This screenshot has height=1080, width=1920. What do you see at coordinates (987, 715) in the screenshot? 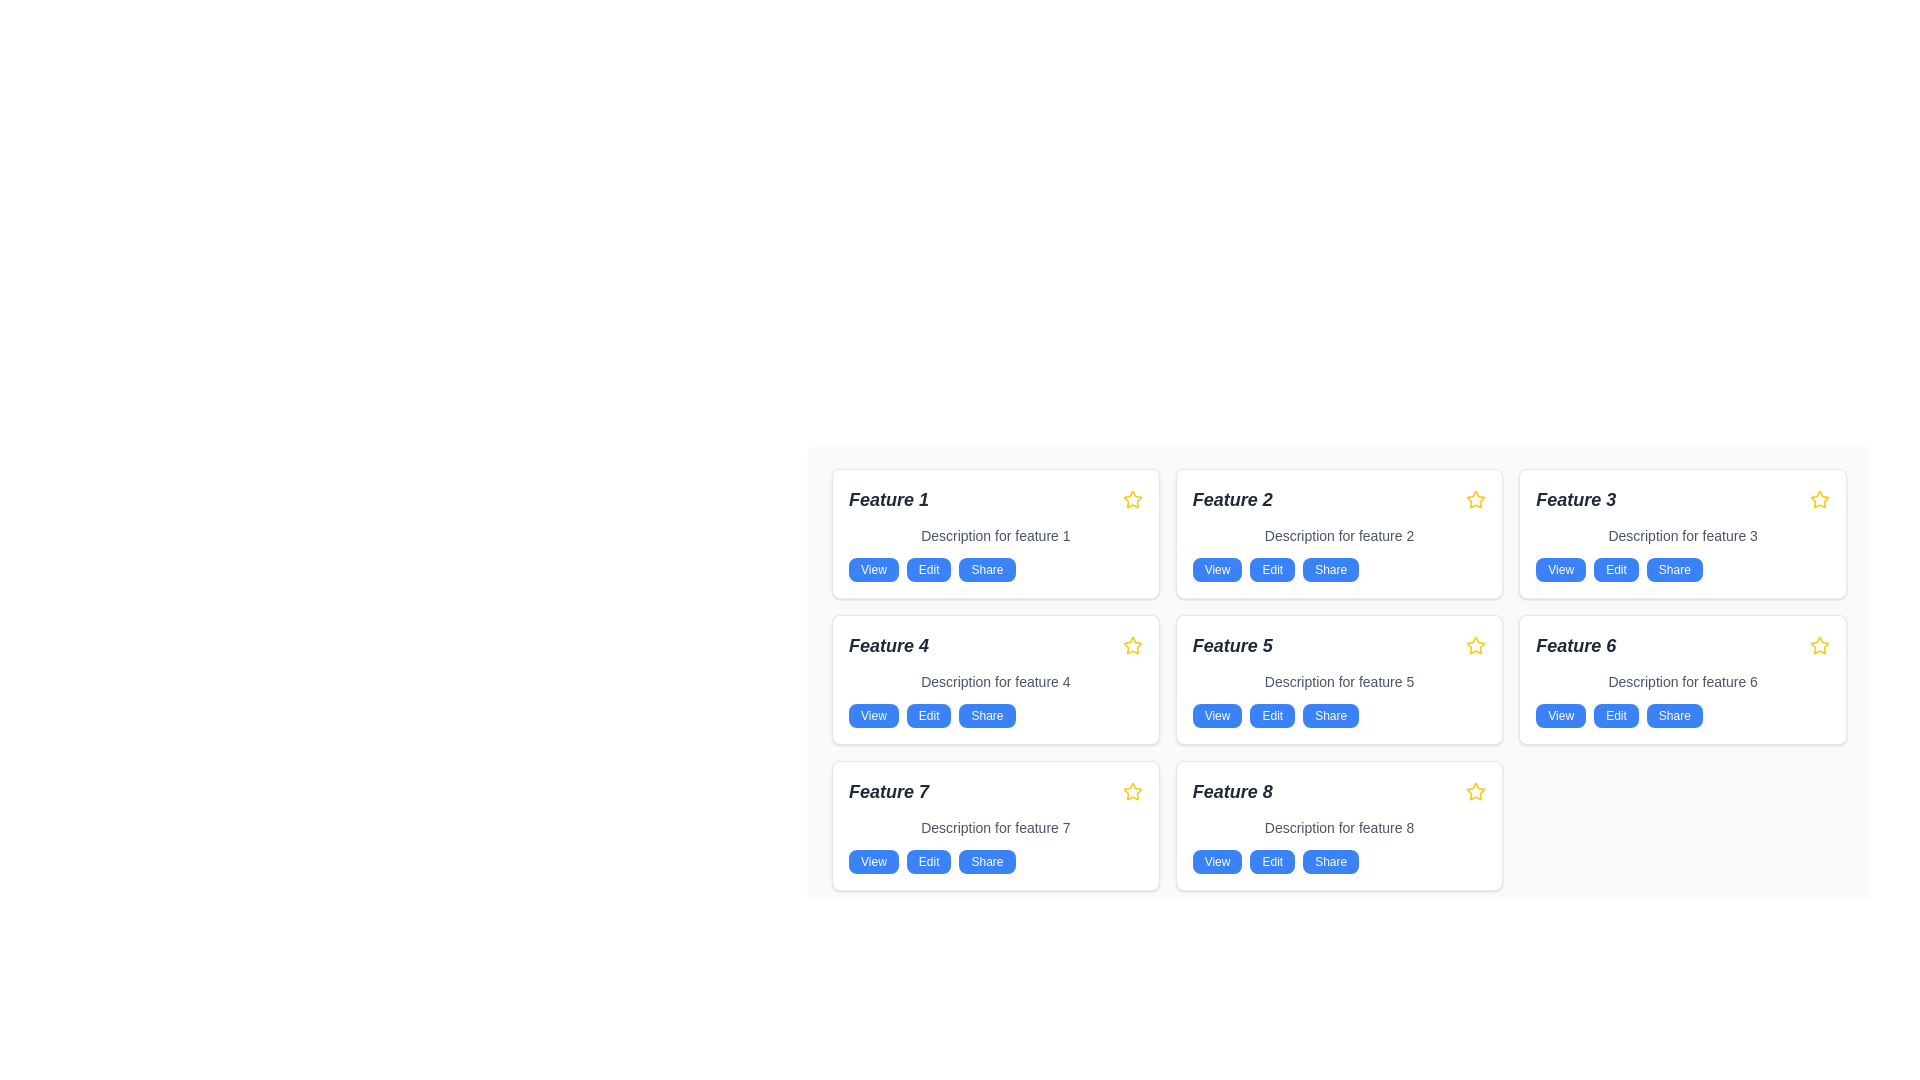
I see `the 'Share' button, which has a blue background and white text` at bounding box center [987, 715].